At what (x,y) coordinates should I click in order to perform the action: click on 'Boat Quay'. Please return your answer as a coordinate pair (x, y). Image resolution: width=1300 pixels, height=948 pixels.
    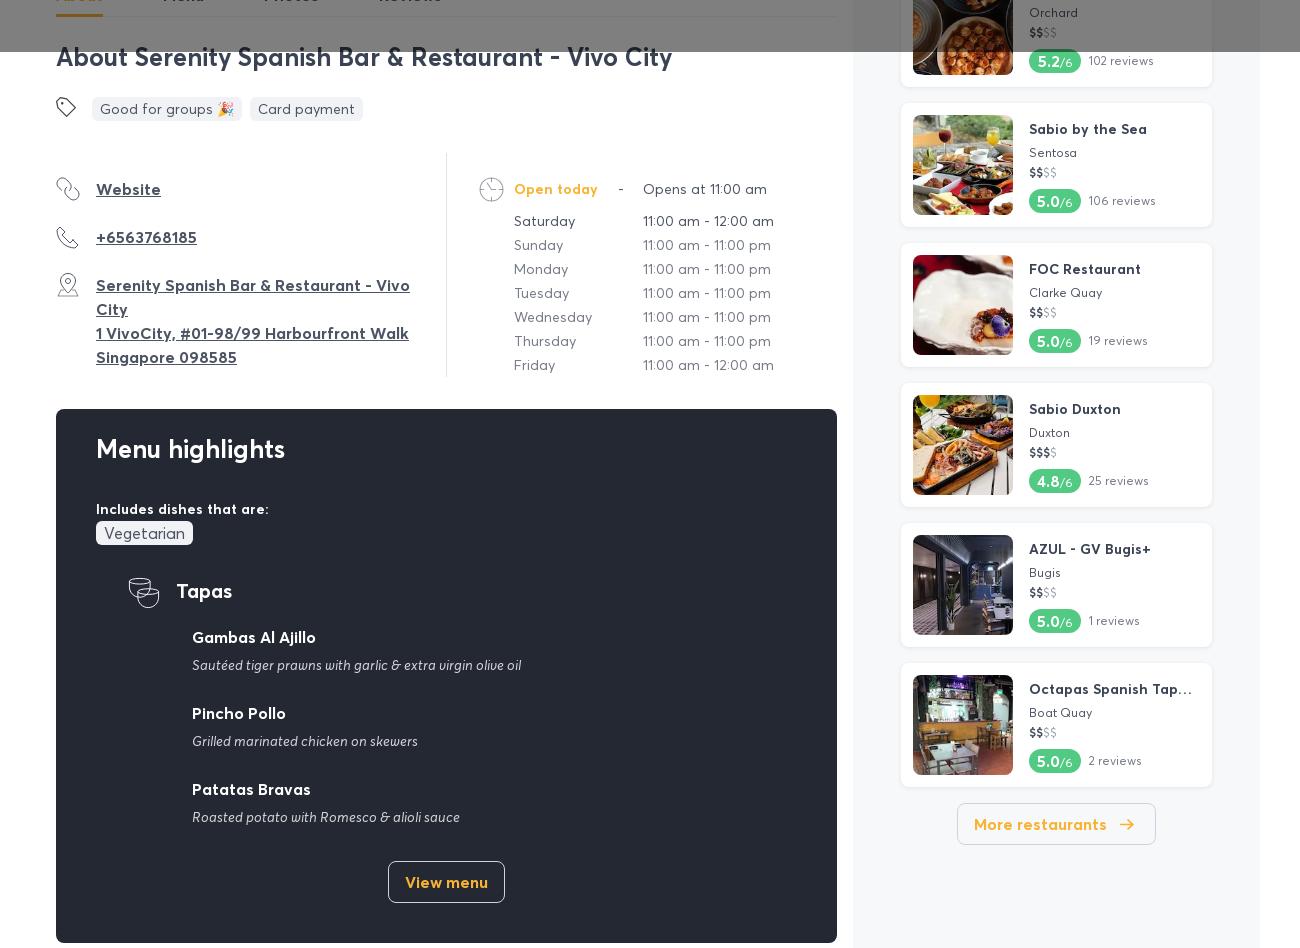
    Looking at the image, I should click on (1027, 711).